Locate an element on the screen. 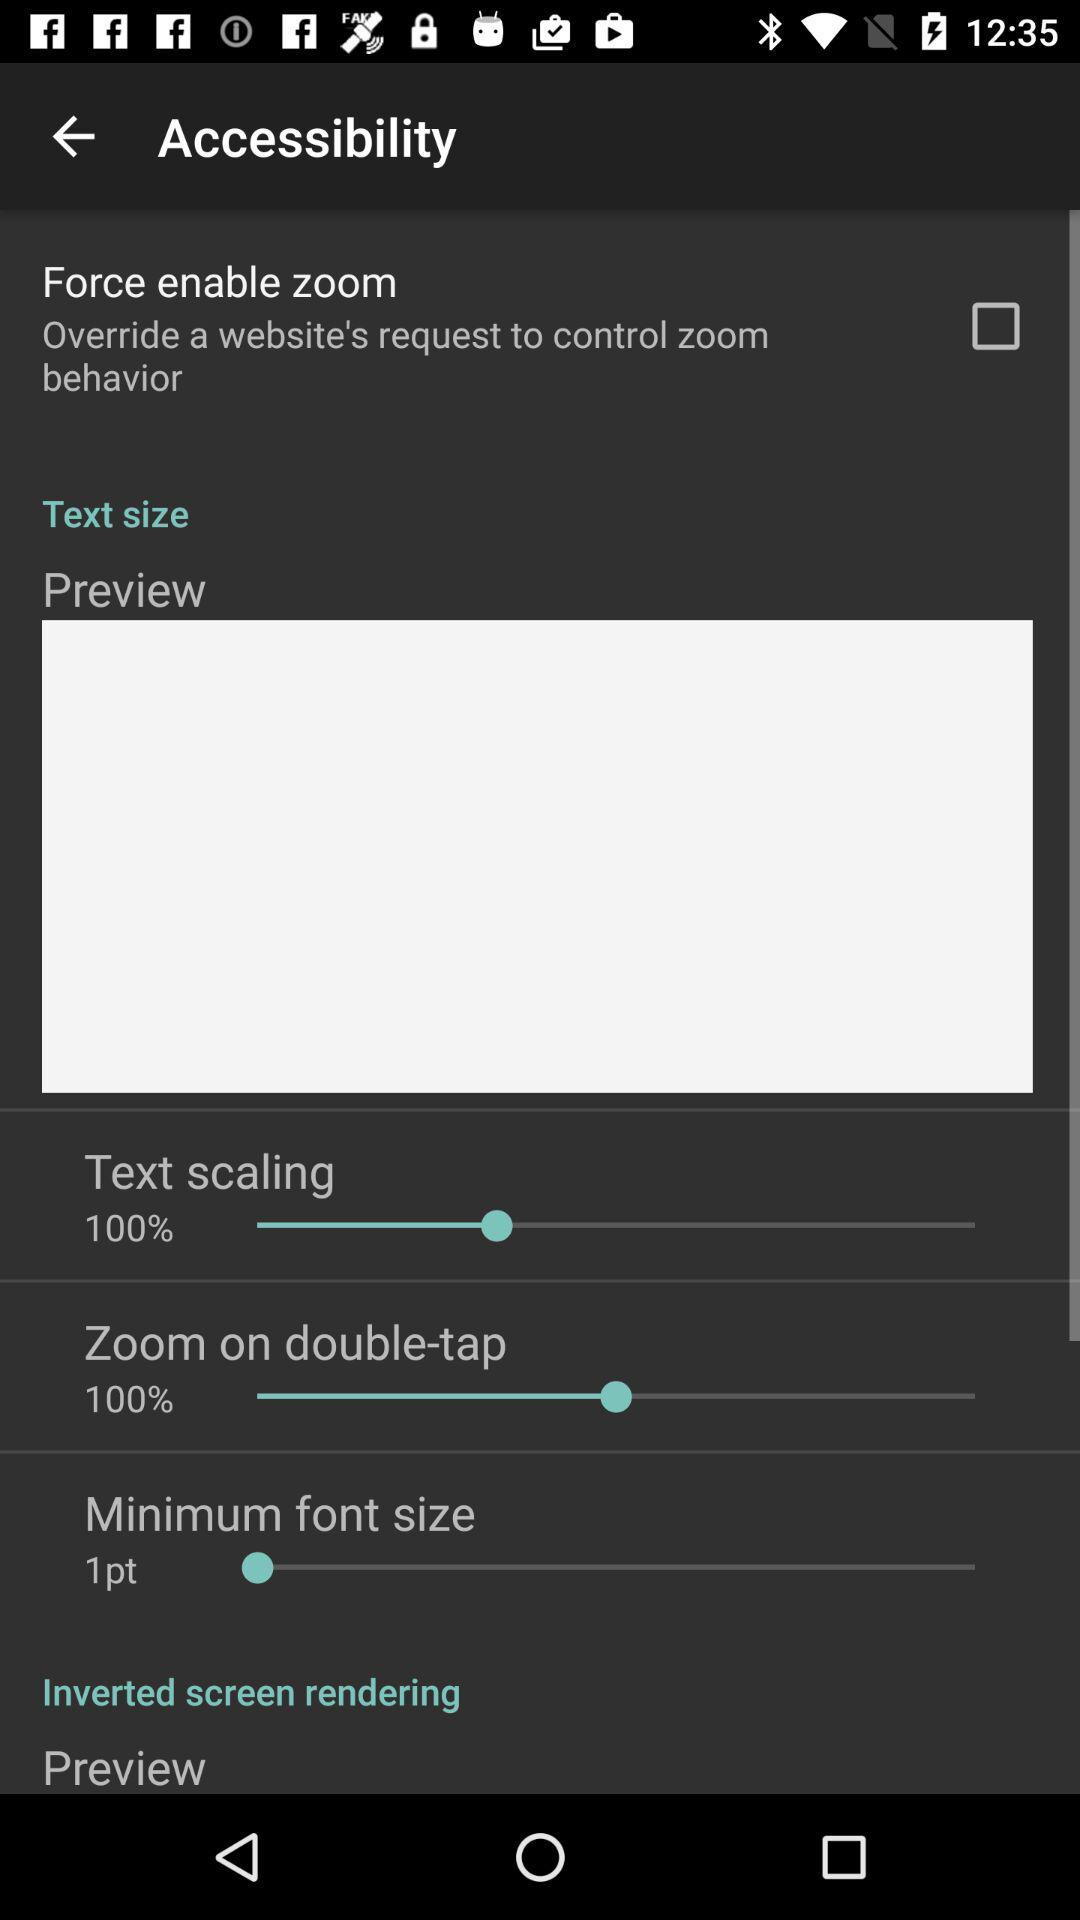 The height and width of the screenshot is (1920, 1080). app above the 100% app is located at coordinates (209, 1170).